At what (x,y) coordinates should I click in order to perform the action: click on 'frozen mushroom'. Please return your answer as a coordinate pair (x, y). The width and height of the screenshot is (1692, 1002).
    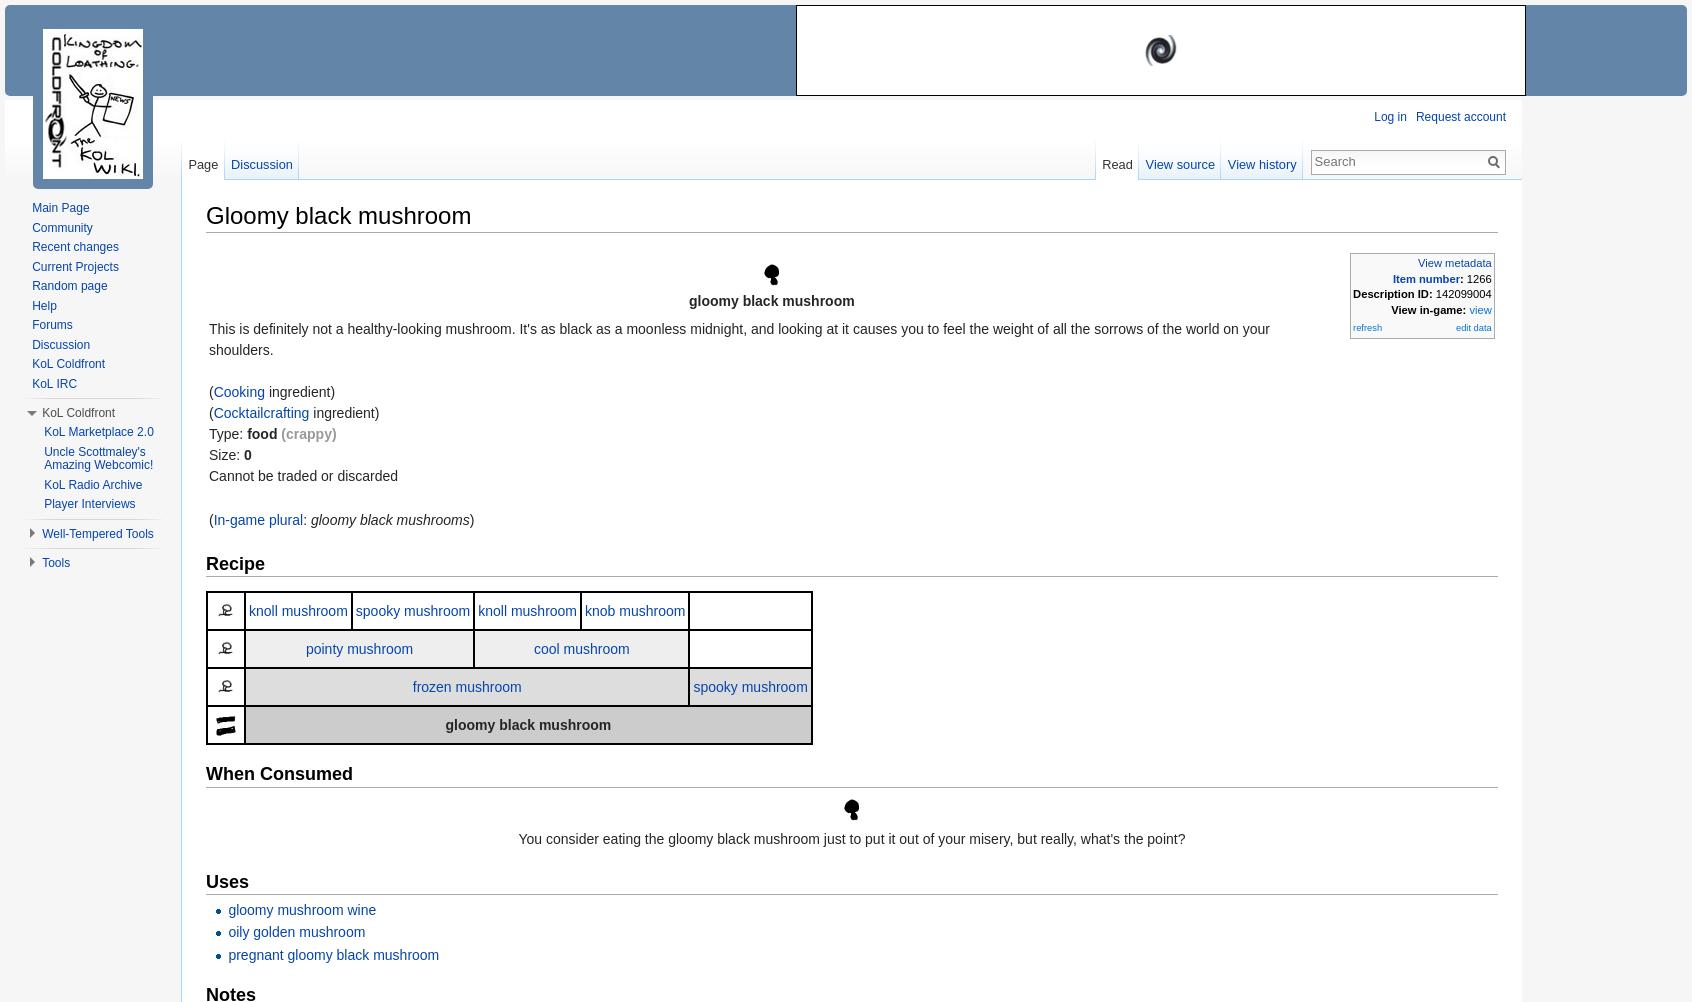
    Looking at the image, I should click on (465, 686).